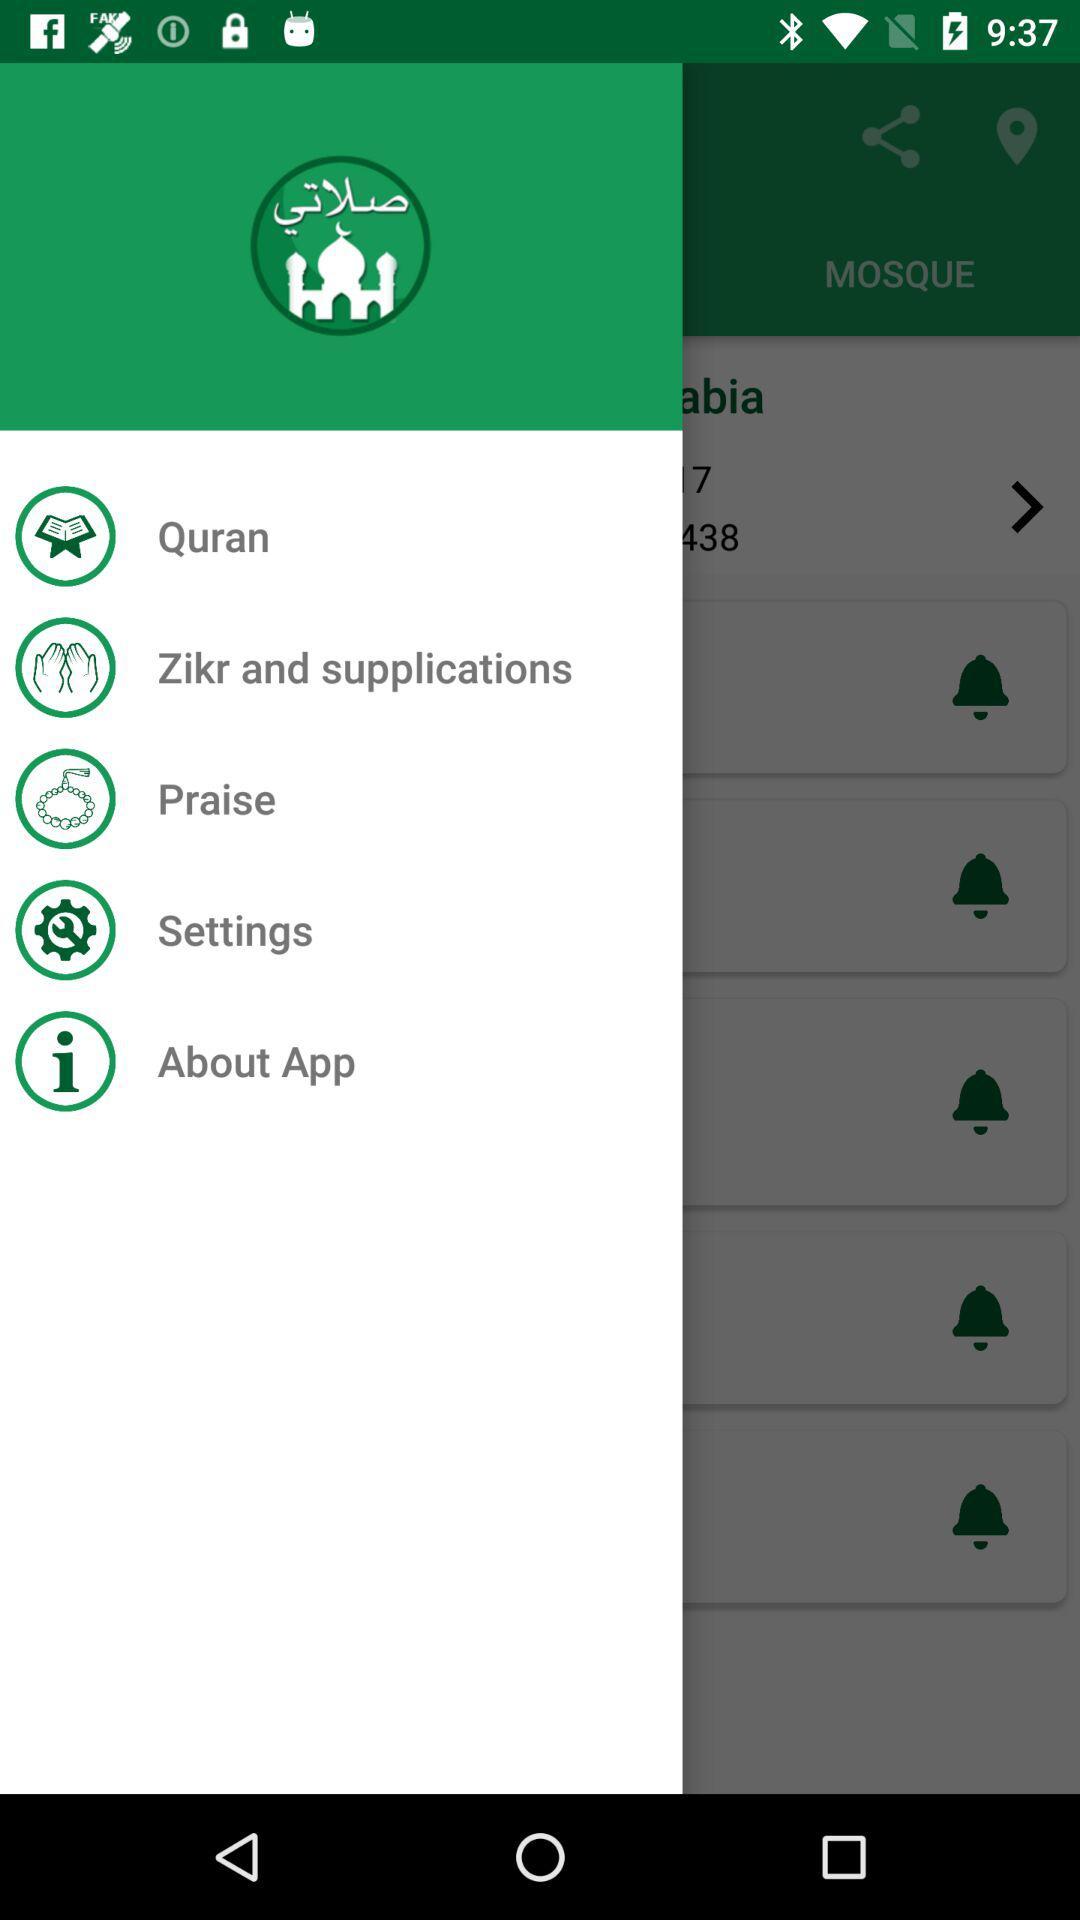 This screenshot has width=1080, height=1920. Describe the element at coordinates (51, 507) in the screenshot. I see `the book icon` at that location.